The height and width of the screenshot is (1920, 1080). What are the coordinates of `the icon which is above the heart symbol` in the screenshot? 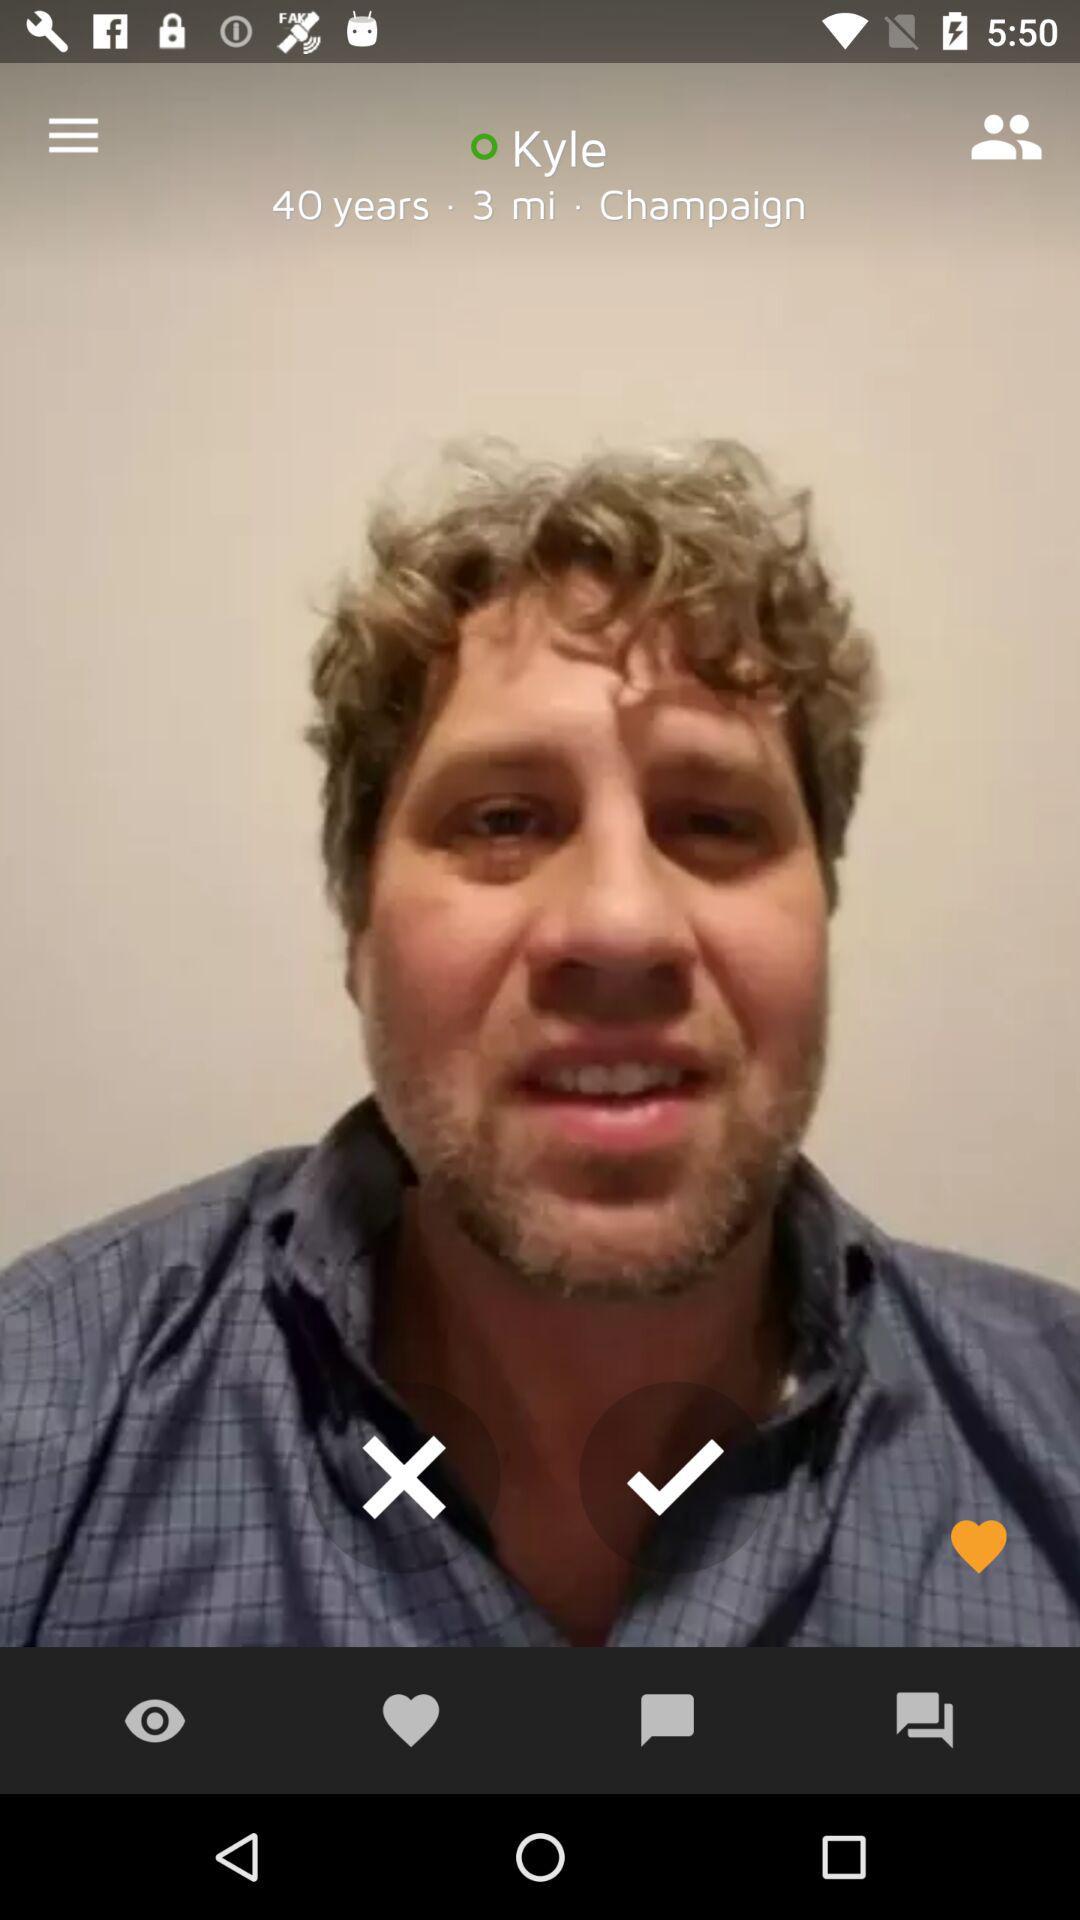 It's located at (404, 1478).